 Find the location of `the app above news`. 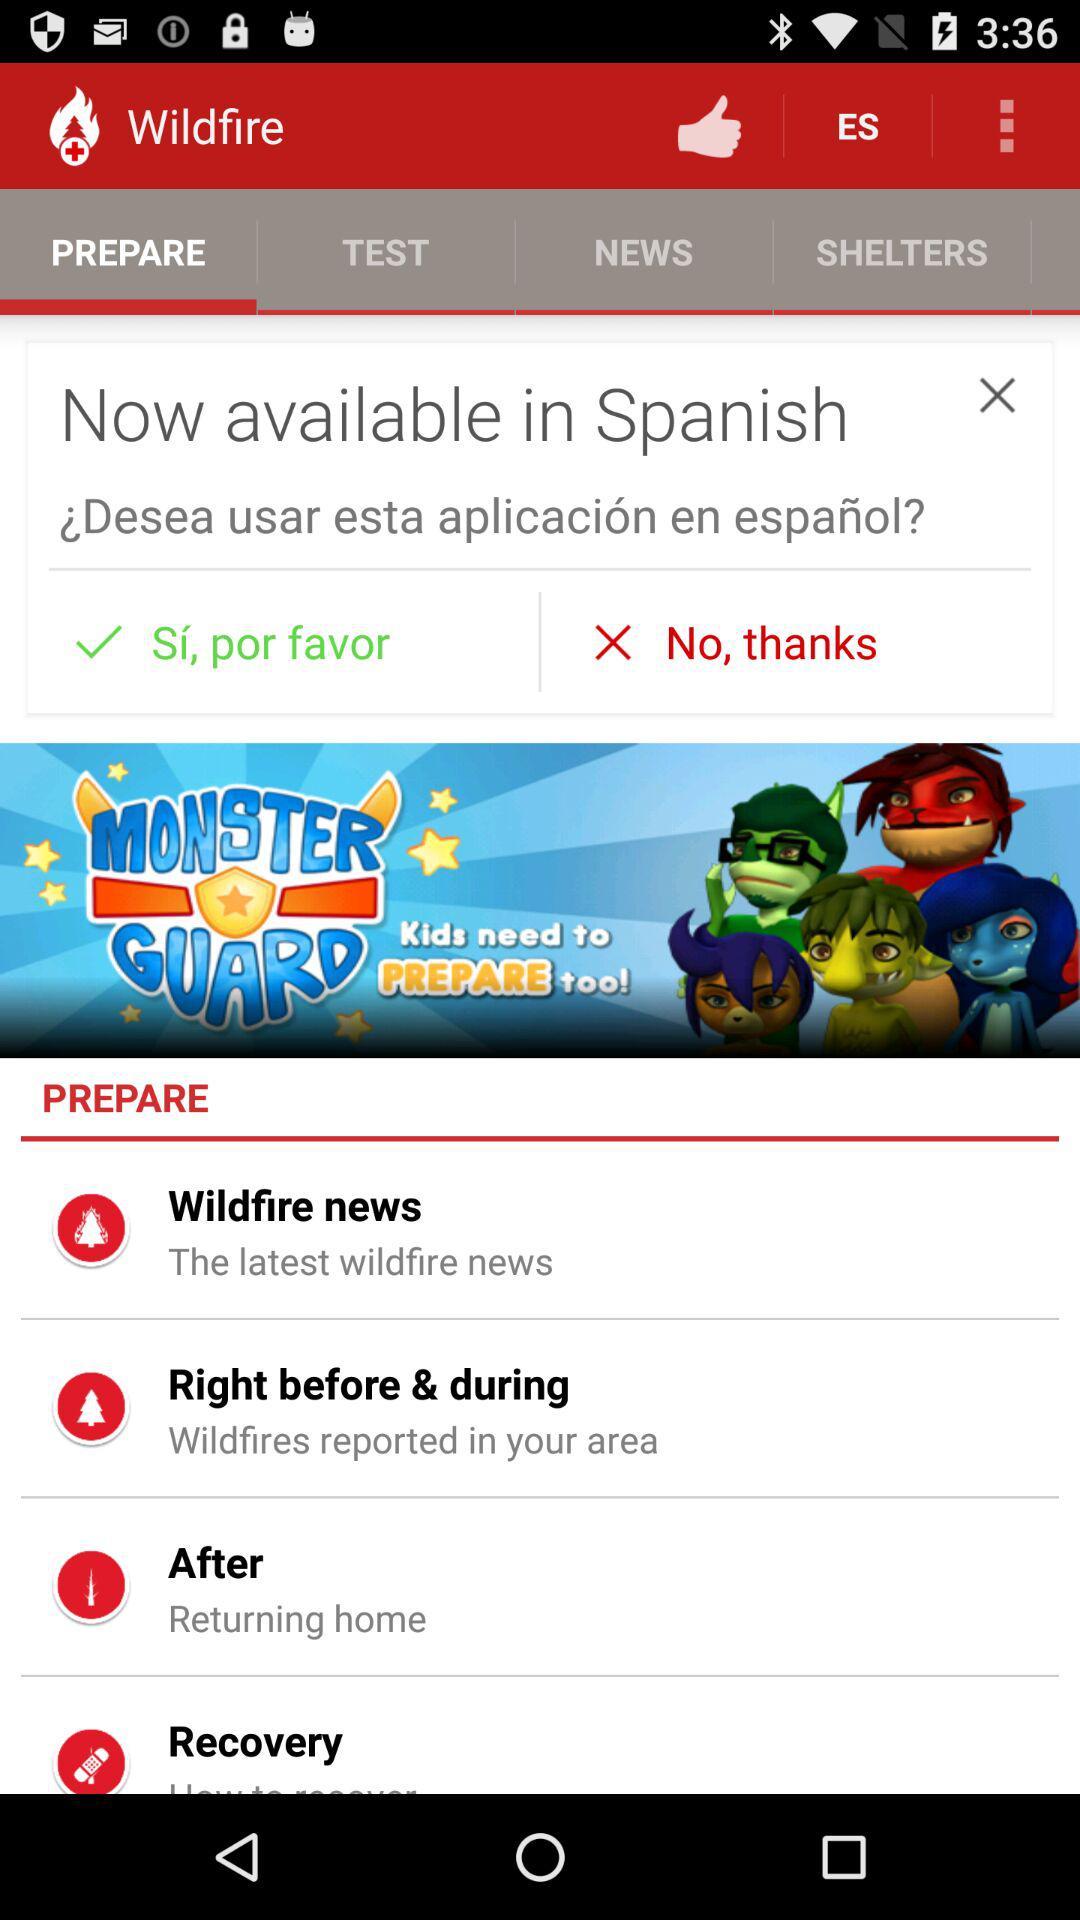

the app above news is located at coordinates (708, 124).